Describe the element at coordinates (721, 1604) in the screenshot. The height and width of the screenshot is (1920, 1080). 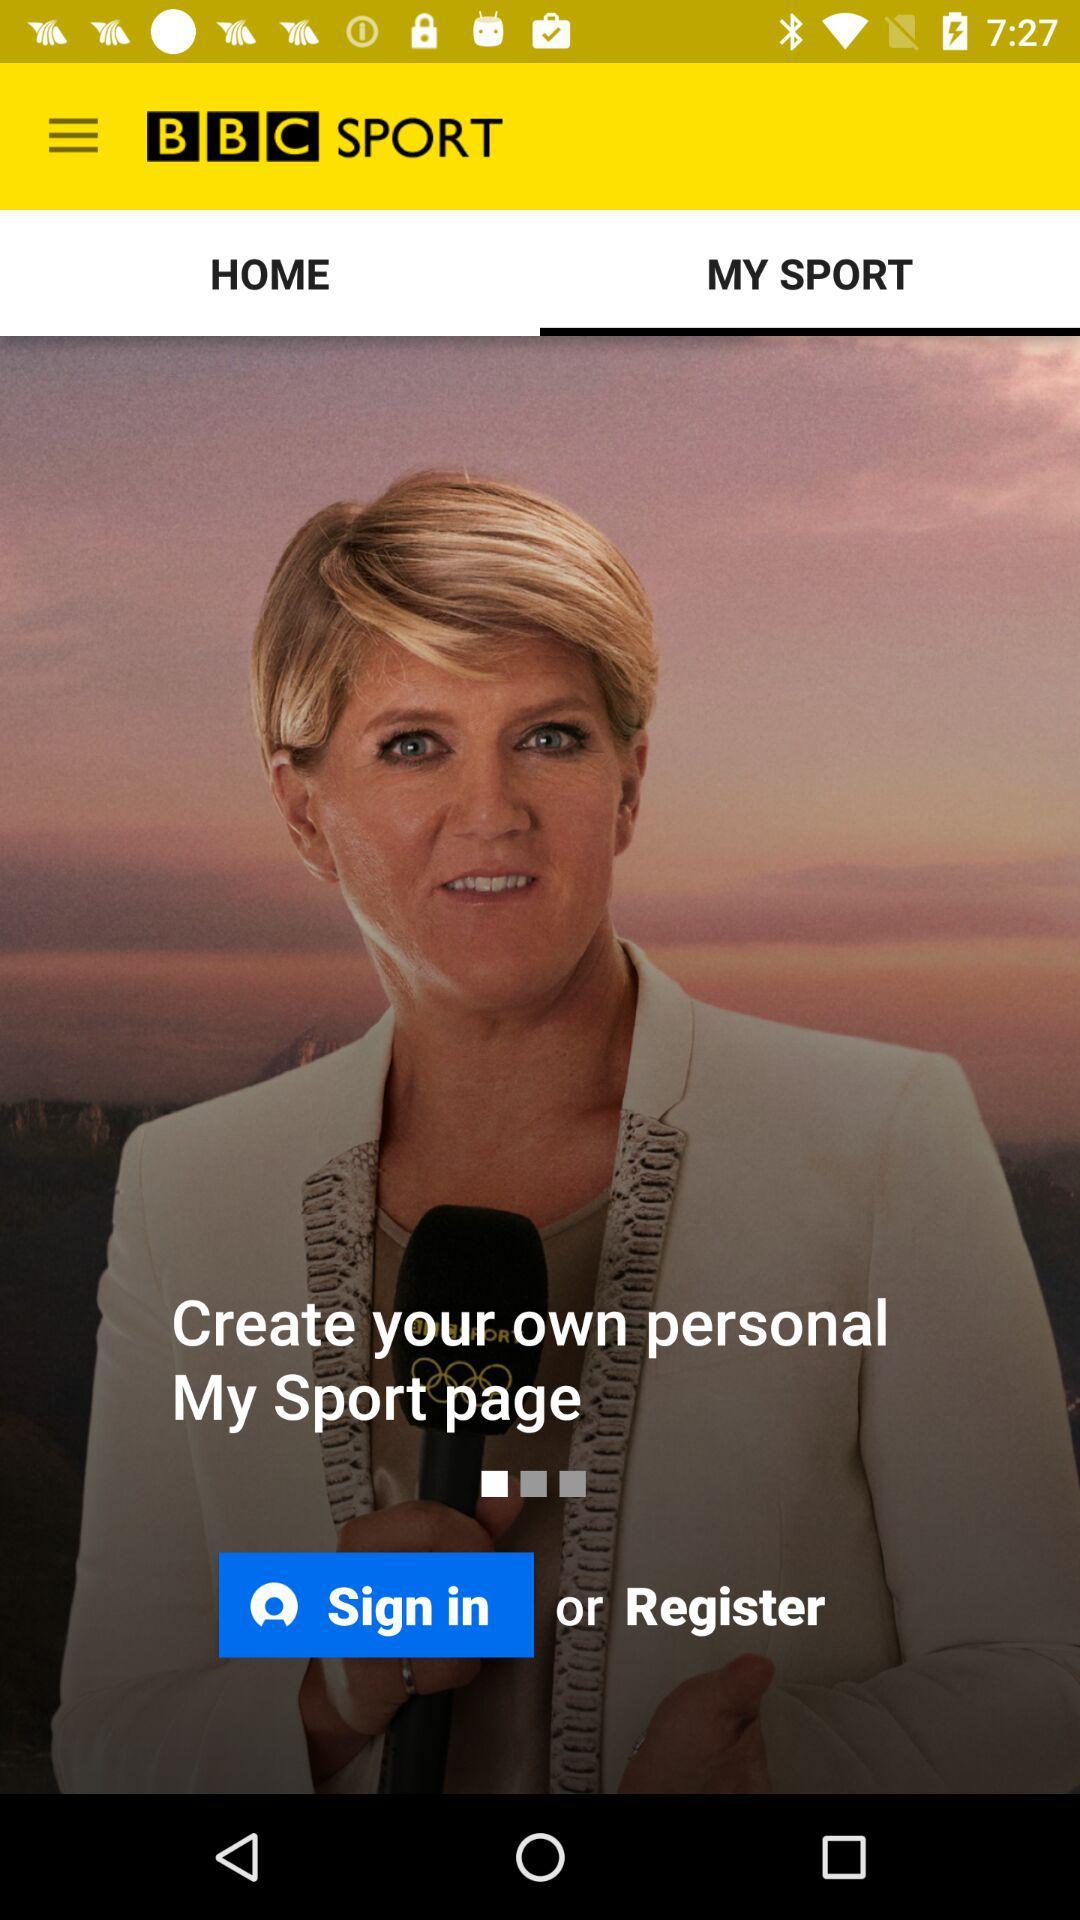
I see `icon next to or item` at that location.